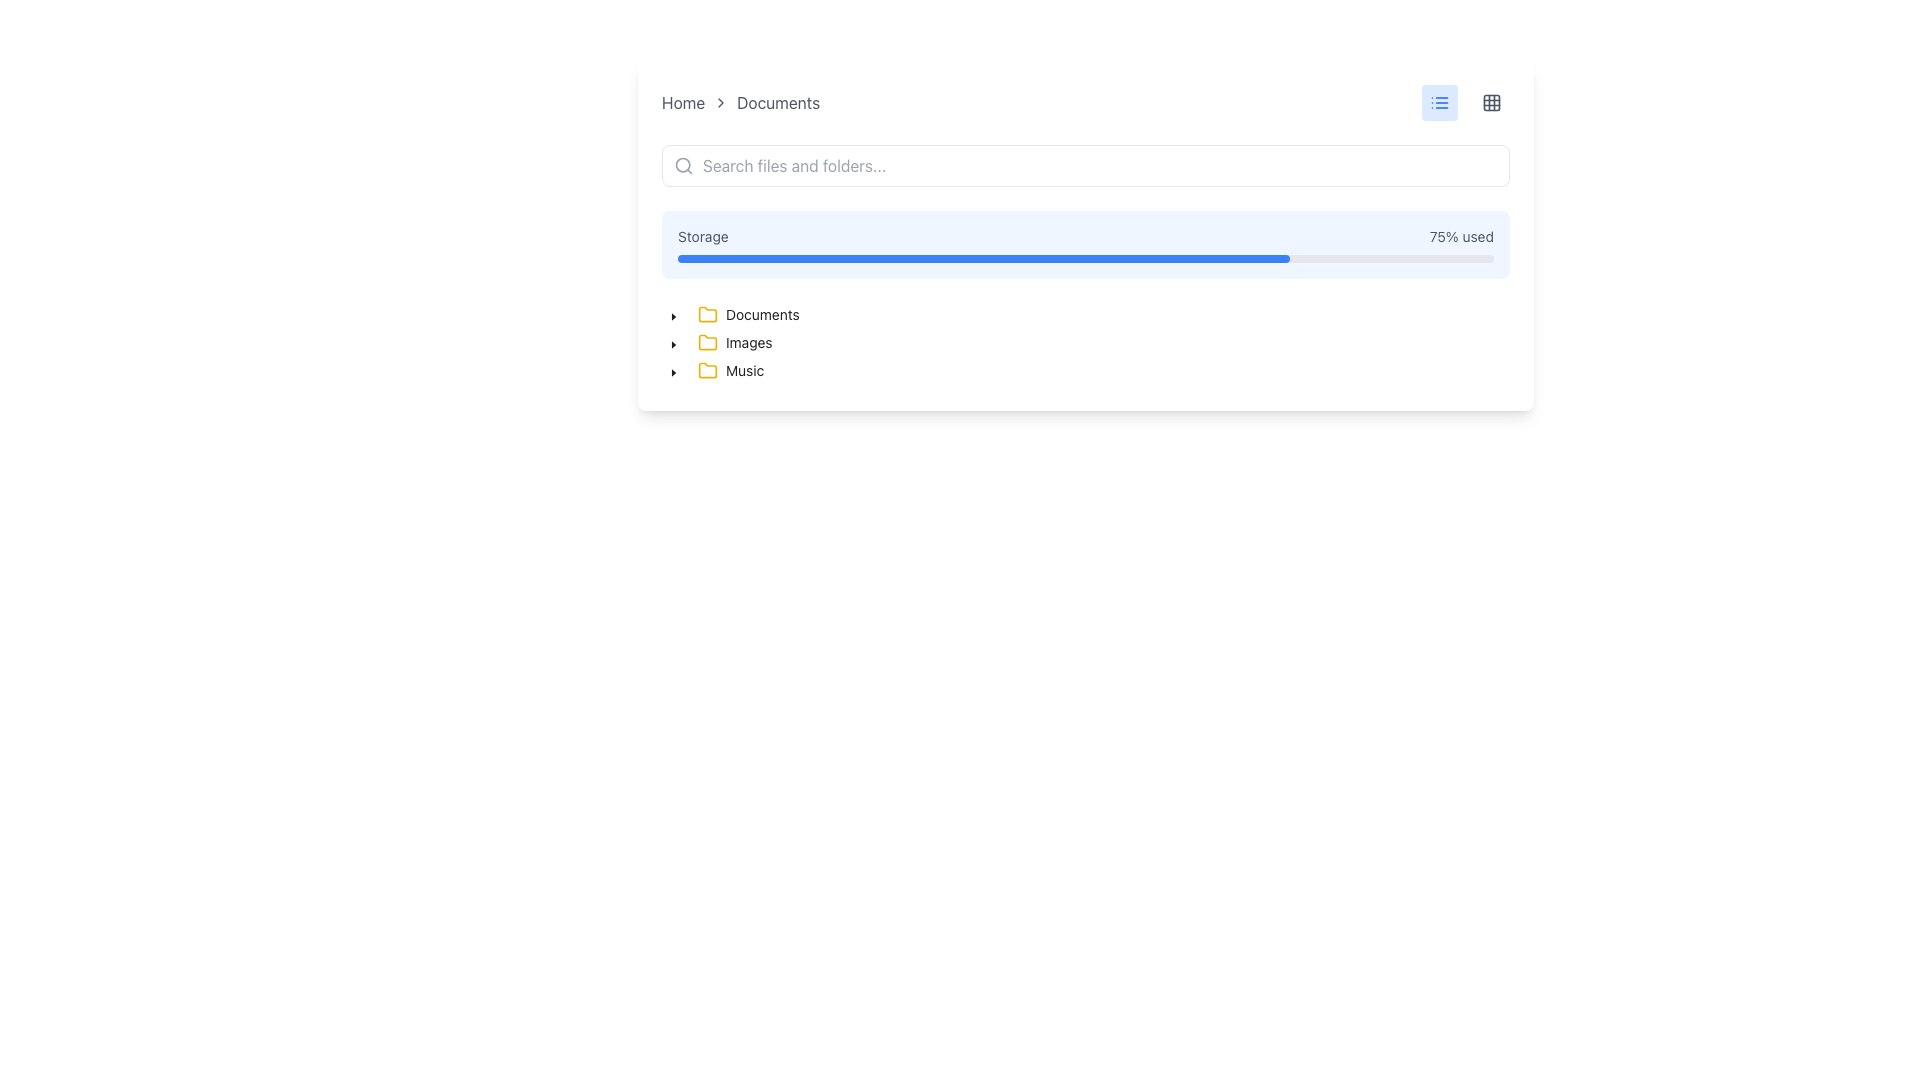 The image size is (1920, 1080). What do you see at coordinates (708, 370) in the screenshot?
I see `the 'Music' folder icon, which is the third item in a vertical list of folders` at bounding box center [708, 370].